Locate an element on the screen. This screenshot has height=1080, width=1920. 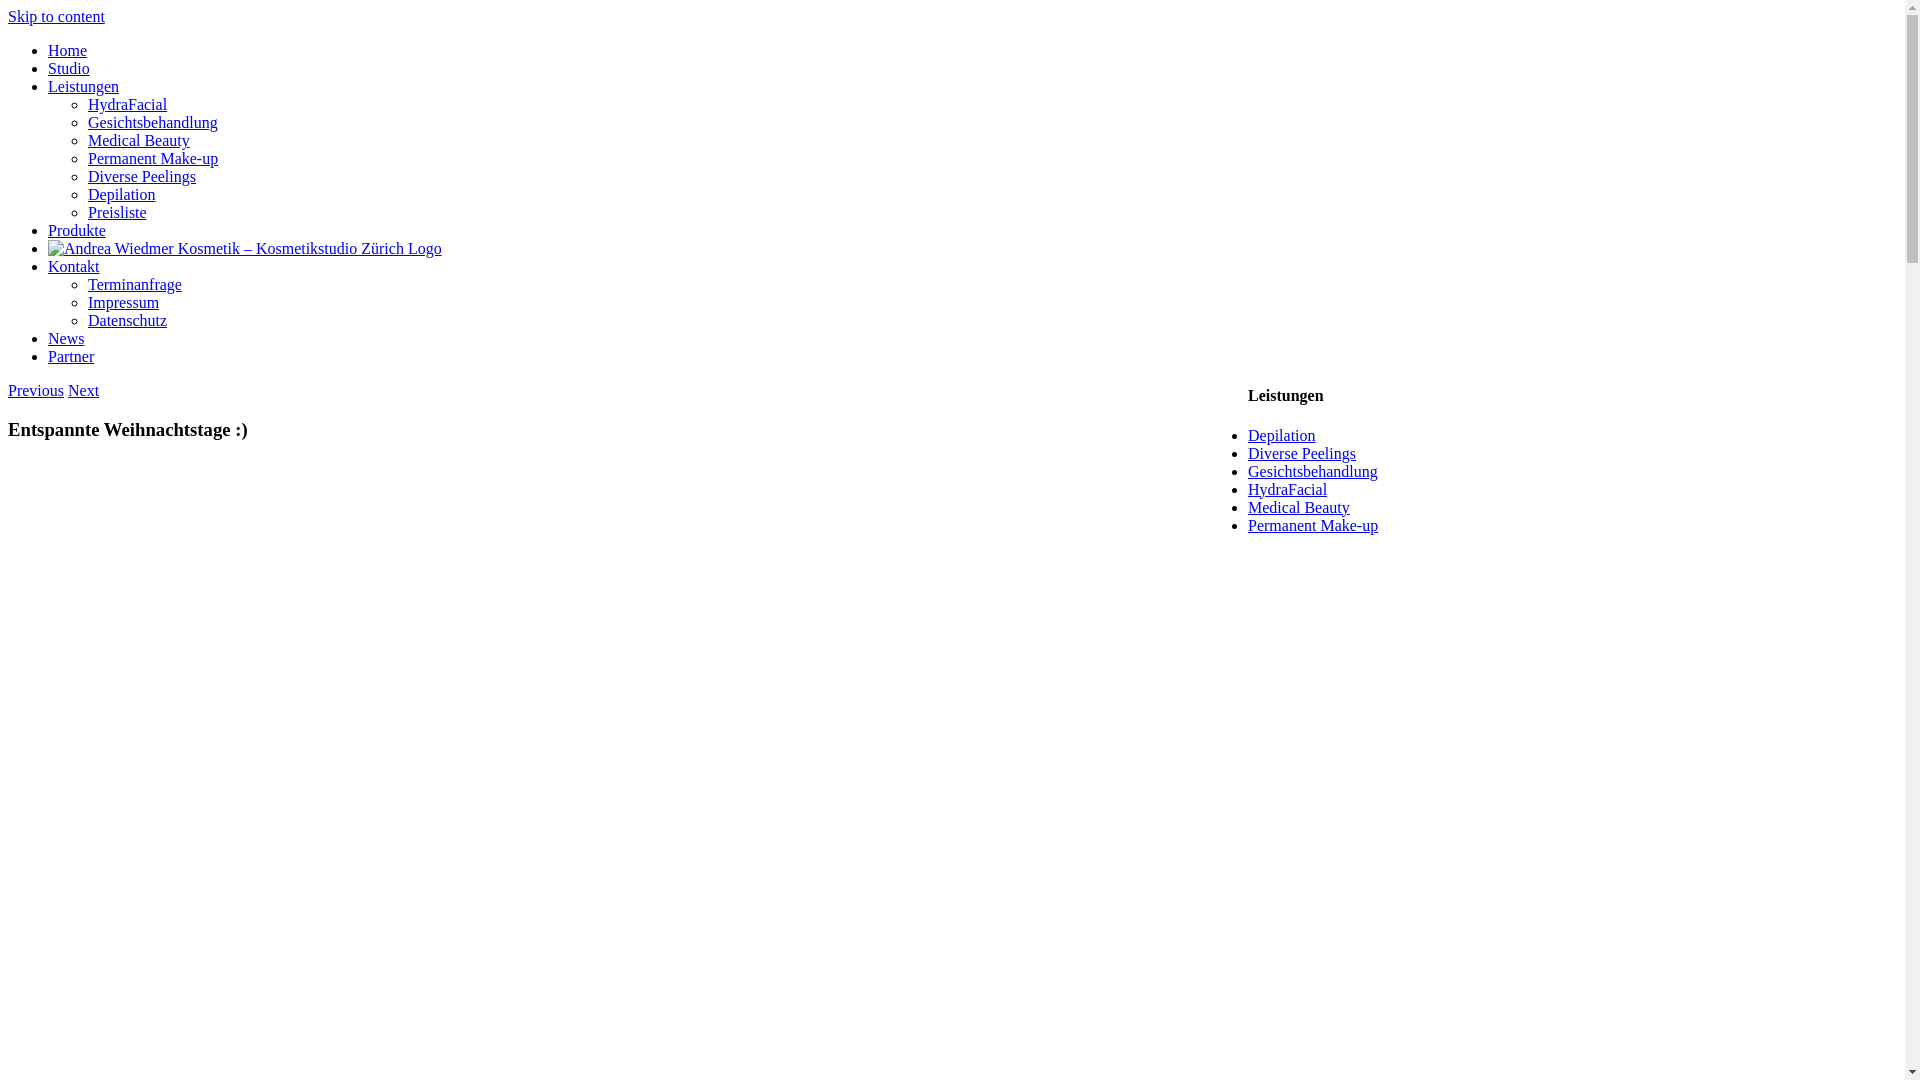
'Previous' is located at coordinates (8, 390).